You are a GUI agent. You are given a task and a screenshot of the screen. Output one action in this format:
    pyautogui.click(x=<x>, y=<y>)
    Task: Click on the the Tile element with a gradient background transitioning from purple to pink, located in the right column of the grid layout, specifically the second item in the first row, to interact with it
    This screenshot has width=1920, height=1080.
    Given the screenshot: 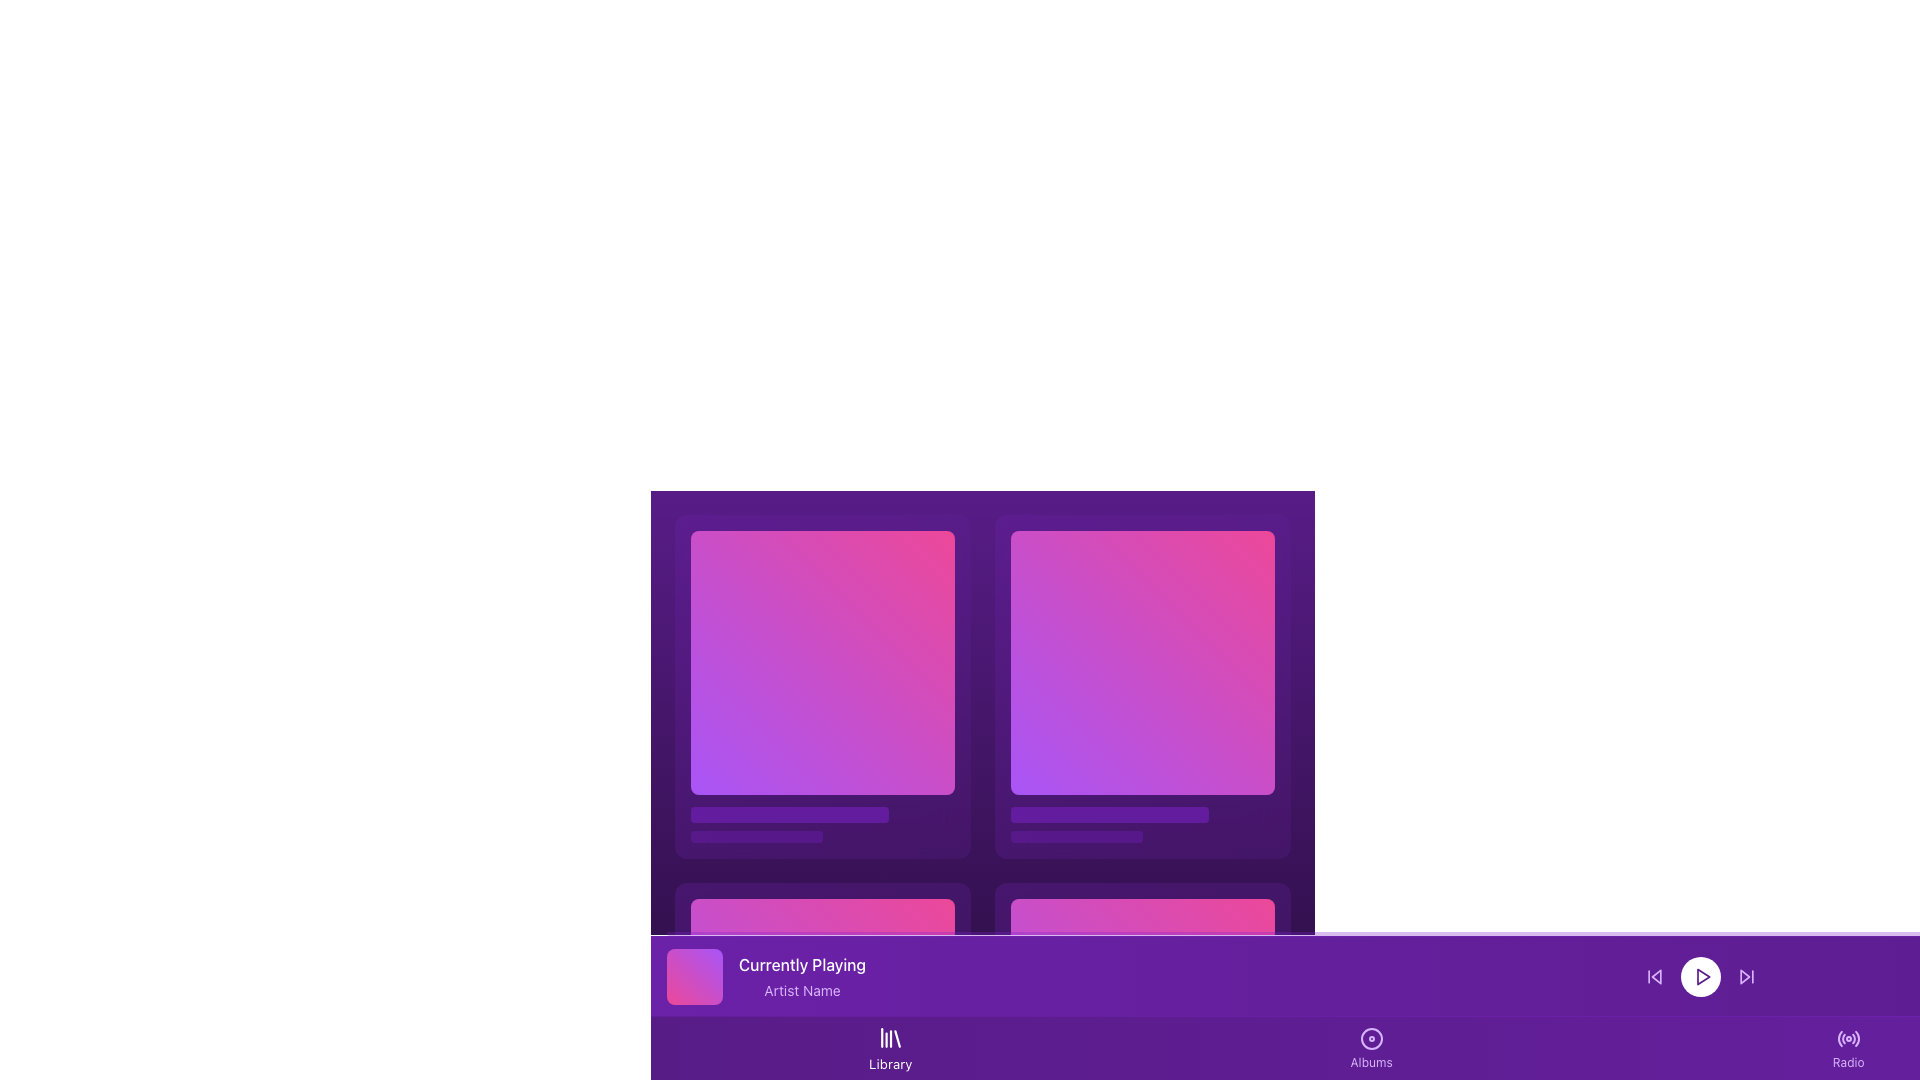 What is the action you would take?
    pyautogui.click(x=1142, y=685)
    